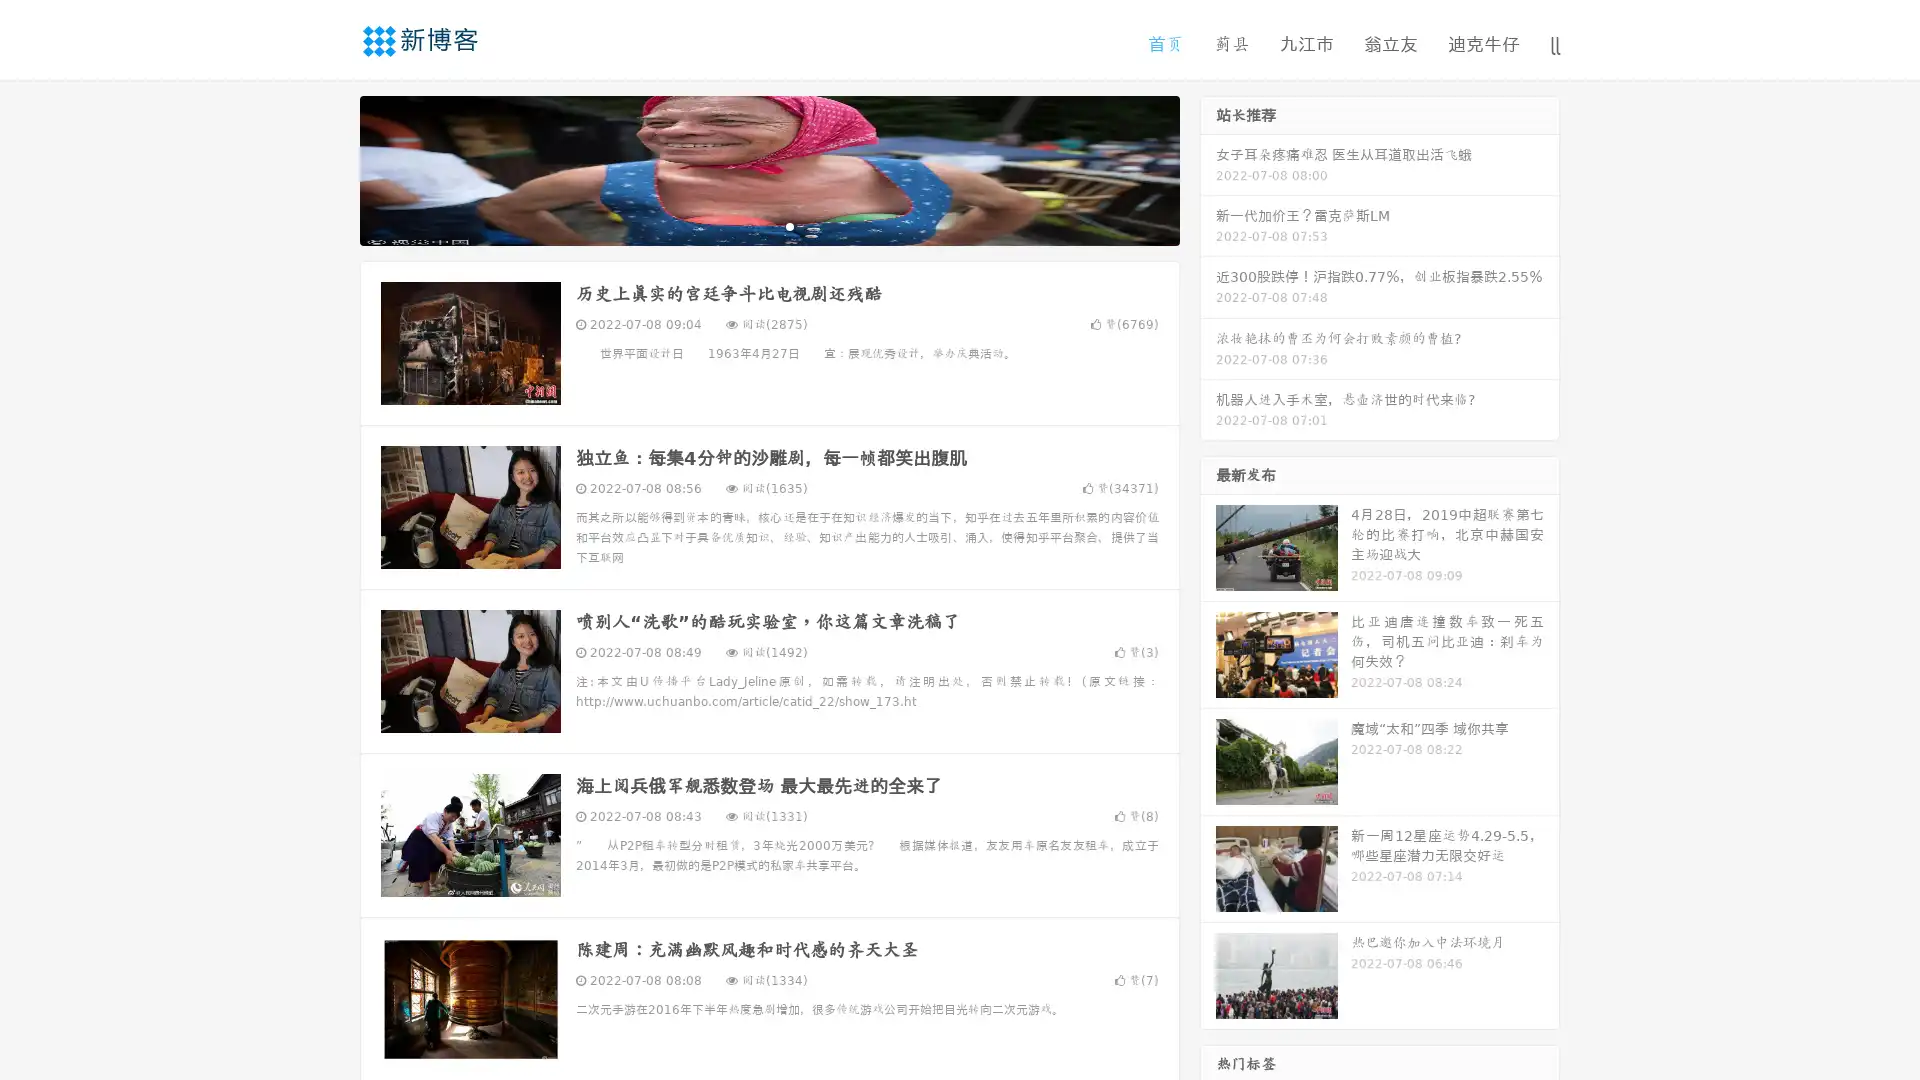 This screenshot has height=1080, width=1920. I want to click on Go to slide 2, so click(768, 225).